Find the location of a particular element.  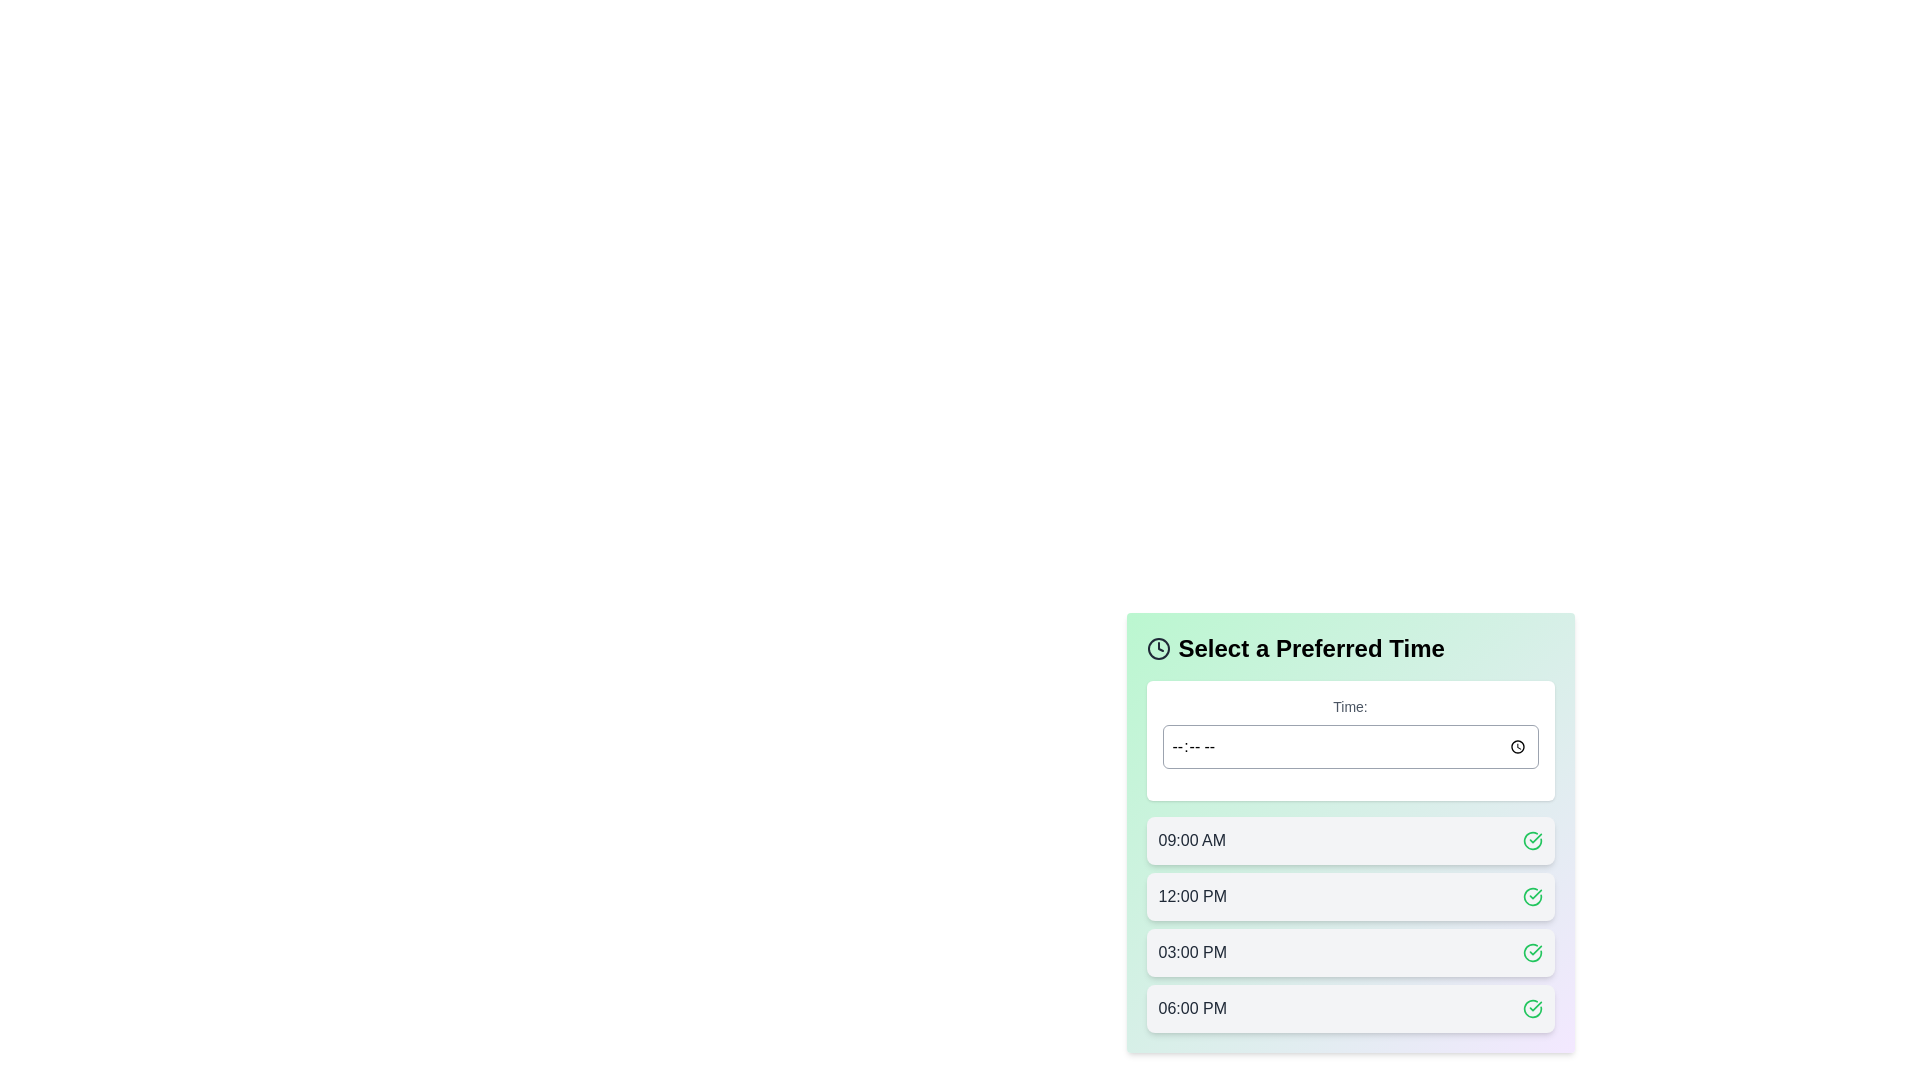

the fourth list item with the text '06:00 PM' and a green circular check icon, located at the bottom of the list under 'Select a Preferred Time' is located at coordinates (1349, 1009).